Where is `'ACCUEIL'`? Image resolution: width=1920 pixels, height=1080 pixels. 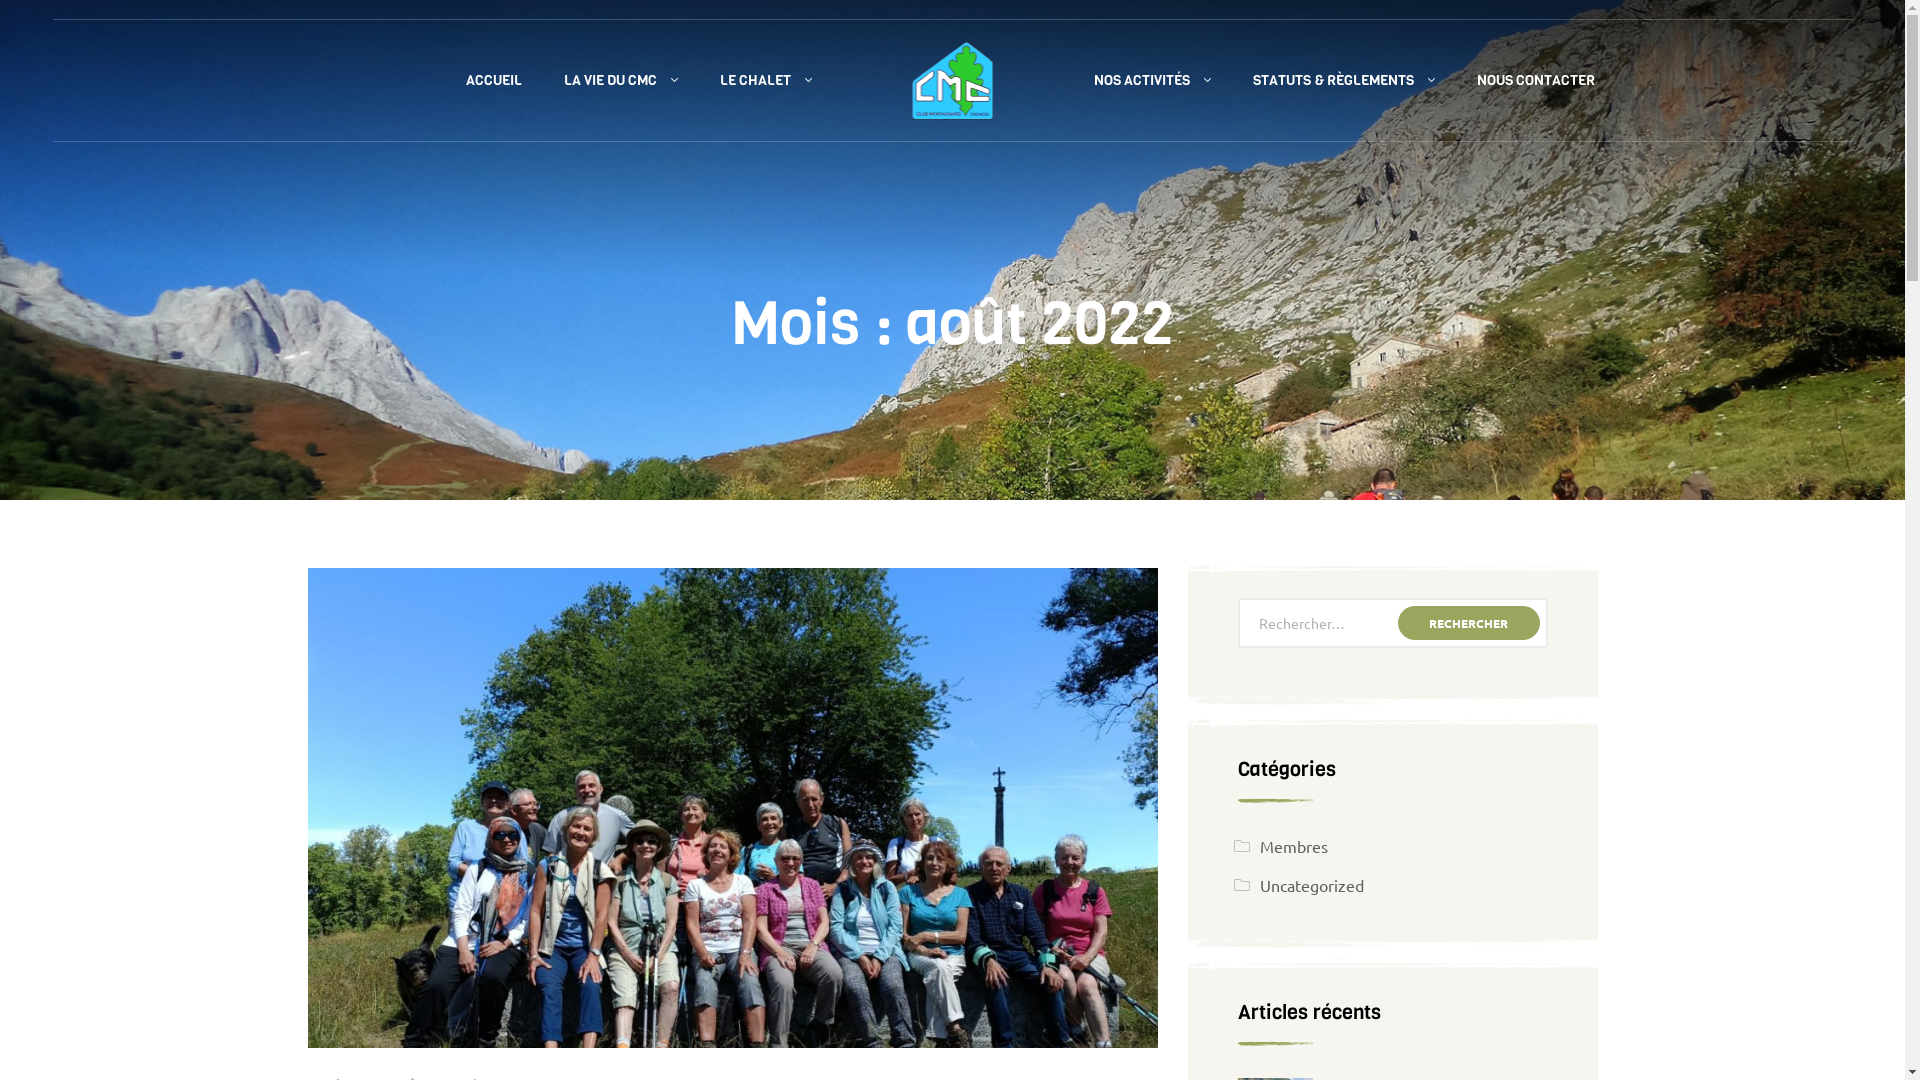
'ACCUEIL' is located at coordinates (443, 80).